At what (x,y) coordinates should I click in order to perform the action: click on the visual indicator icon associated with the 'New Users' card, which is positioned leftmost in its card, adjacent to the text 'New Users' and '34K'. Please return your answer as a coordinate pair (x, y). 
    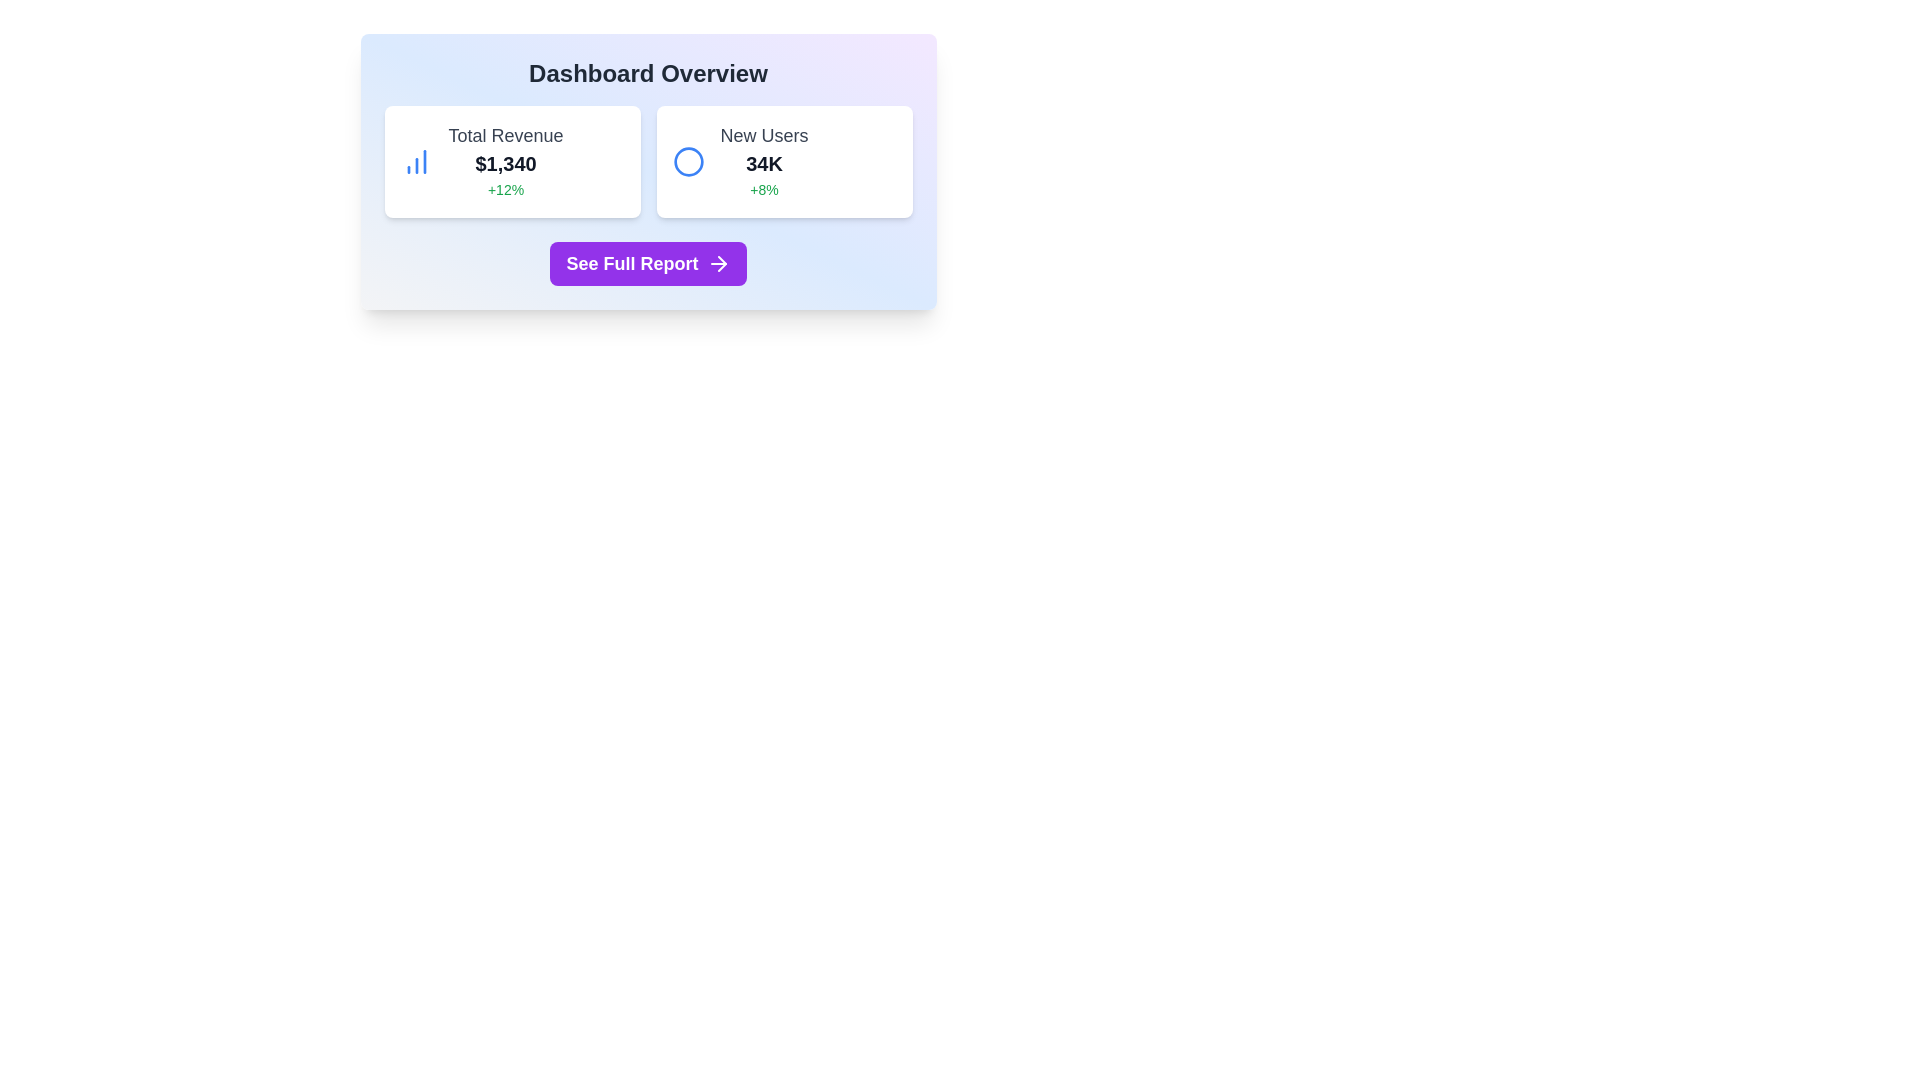
    Looking at the image, I should click on (688, 161).